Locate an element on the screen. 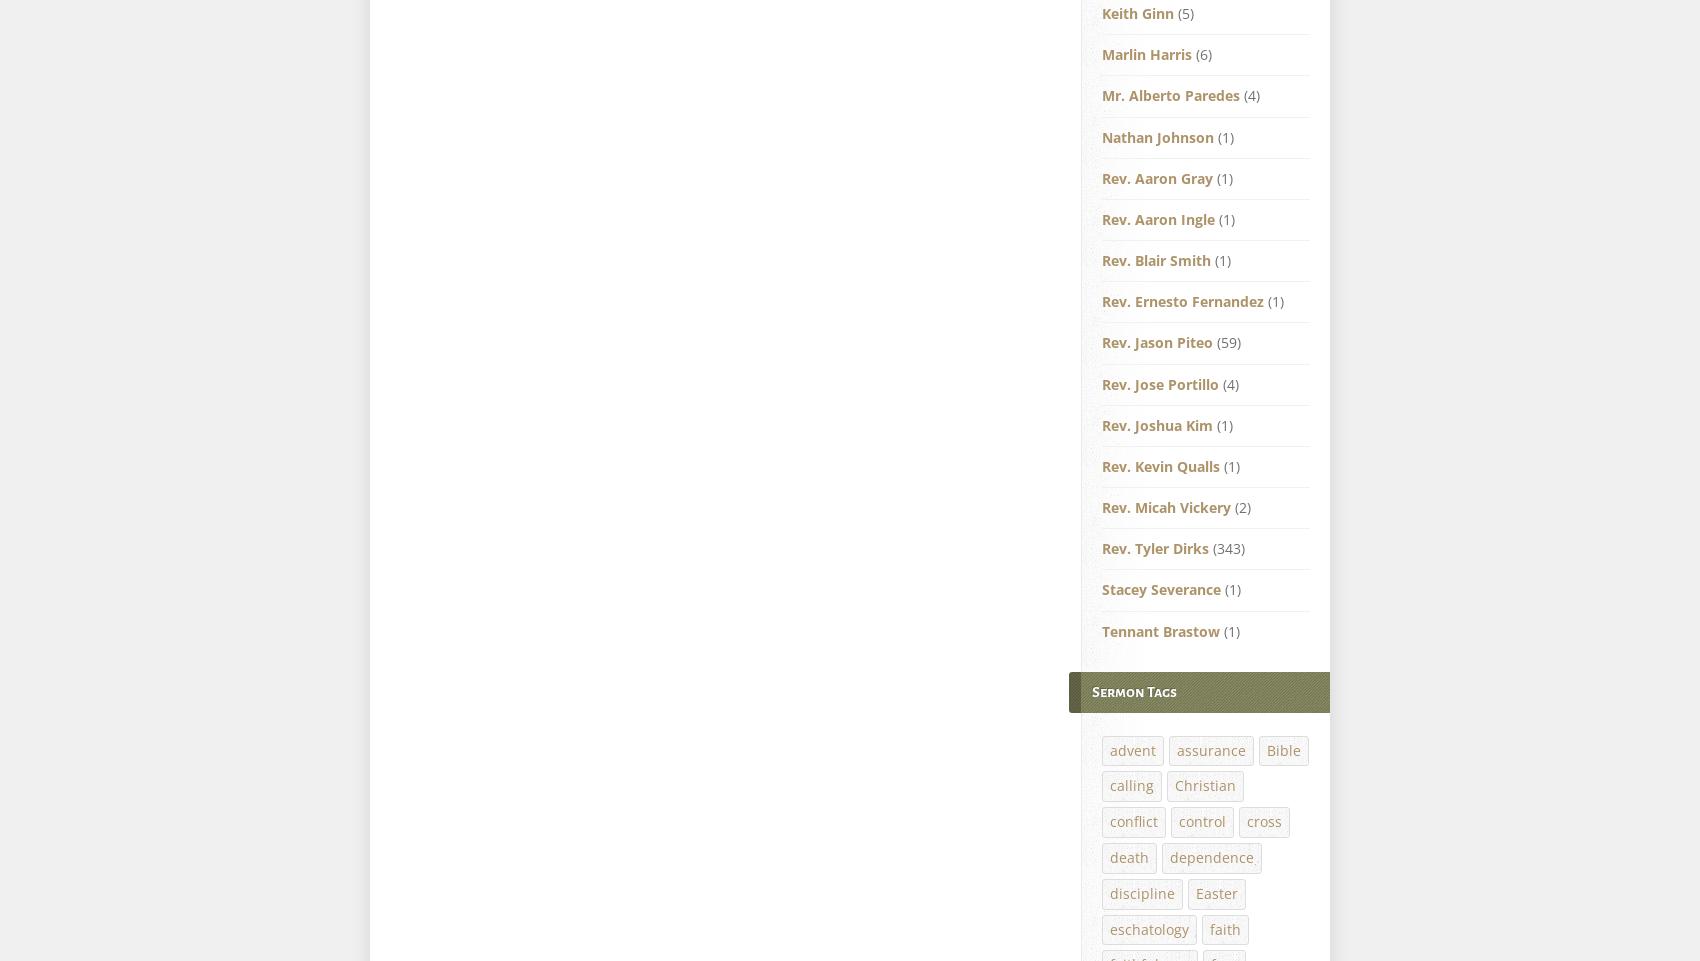 The height and width of the screenshot is (961, 1700). 'Bible' is located at coordinates (1284, 748).